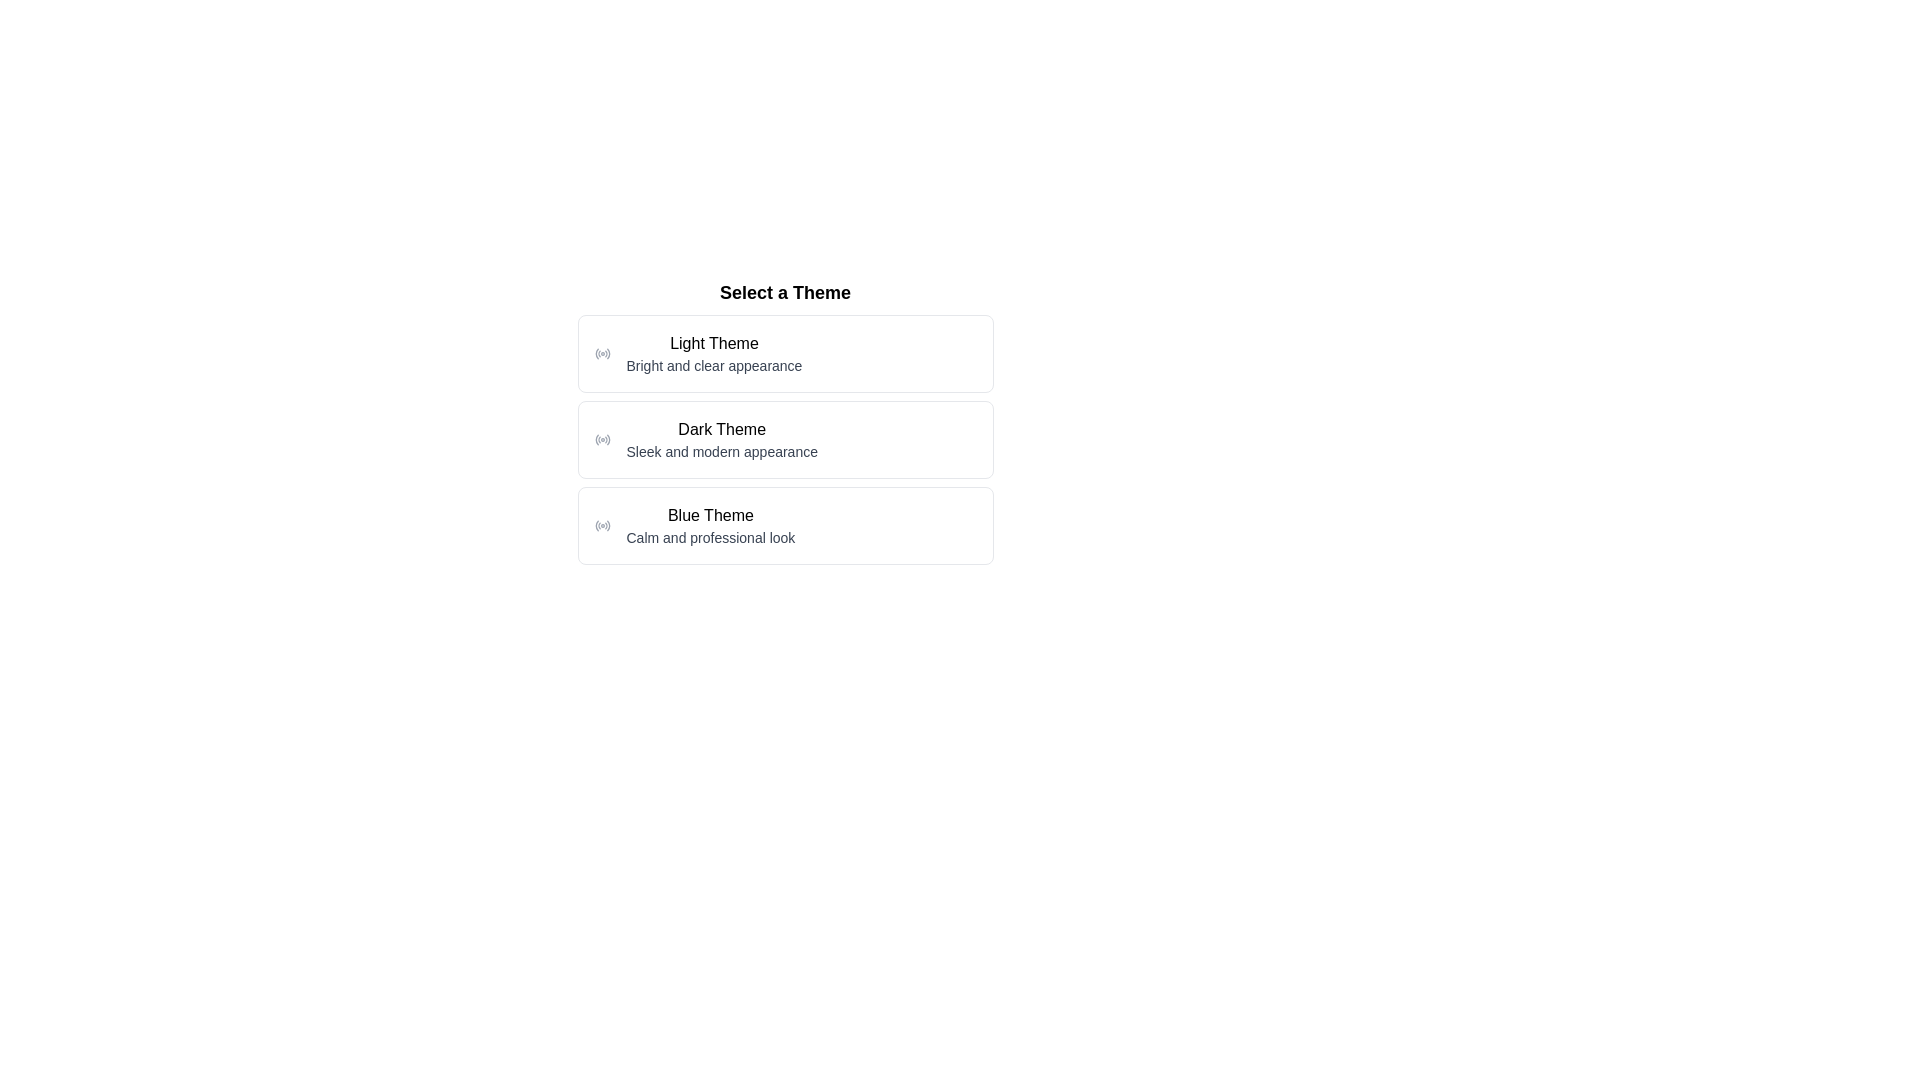 This screenshot has height=1080, width=1920. What do you see at coordinates (721, 428) in the screenshot?
I see `text label that displays 'Dark Theme' in the middle option of the theme selection UI` at bounding box center [721, 428].